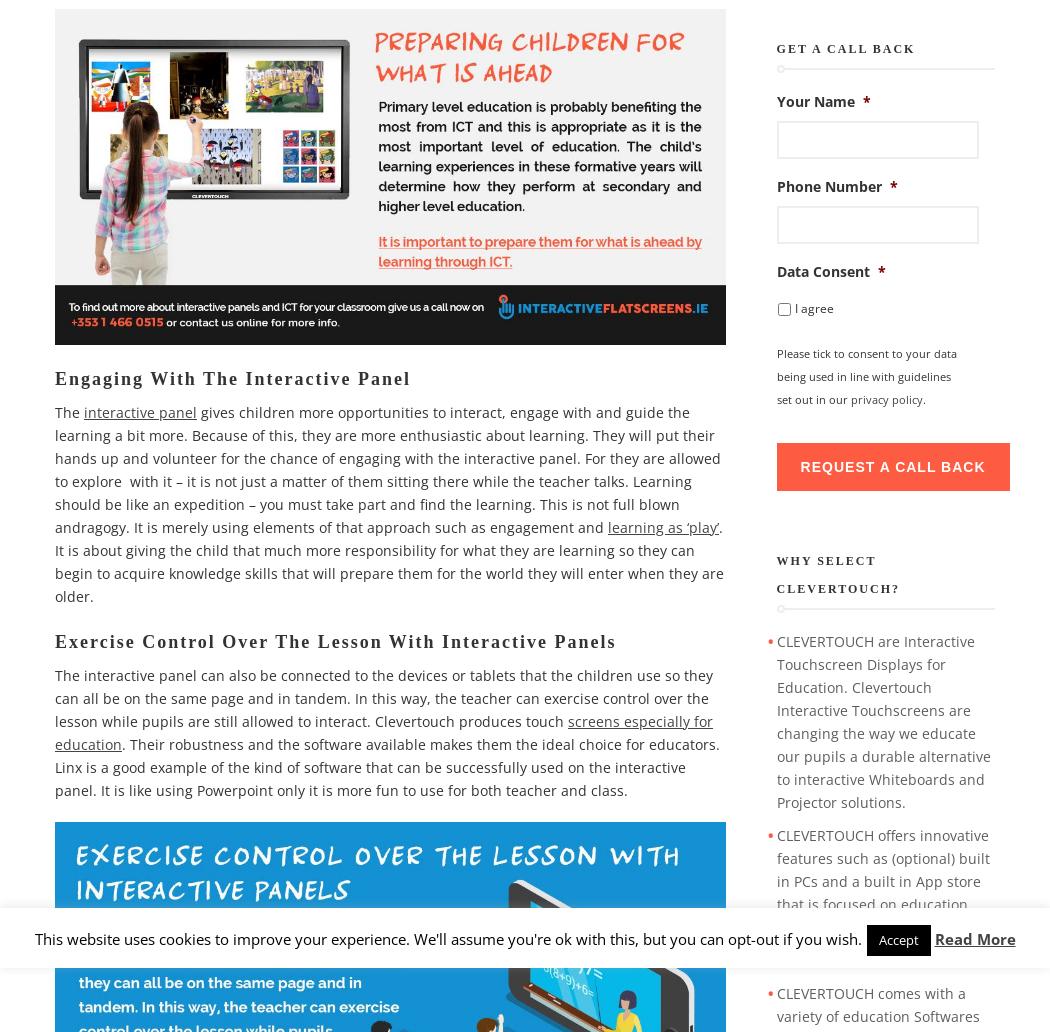 The width and height of the screenshot is (1050, 1032). What do you see at coordinates (54, 560) in the screenshot?
I see `'. It is about giving the child that much more responsibility for what they are learning so they can begin to acquire knowledge skills that will prepare them for the world they will enter when they are older.'` at bounding box center [54, 560].